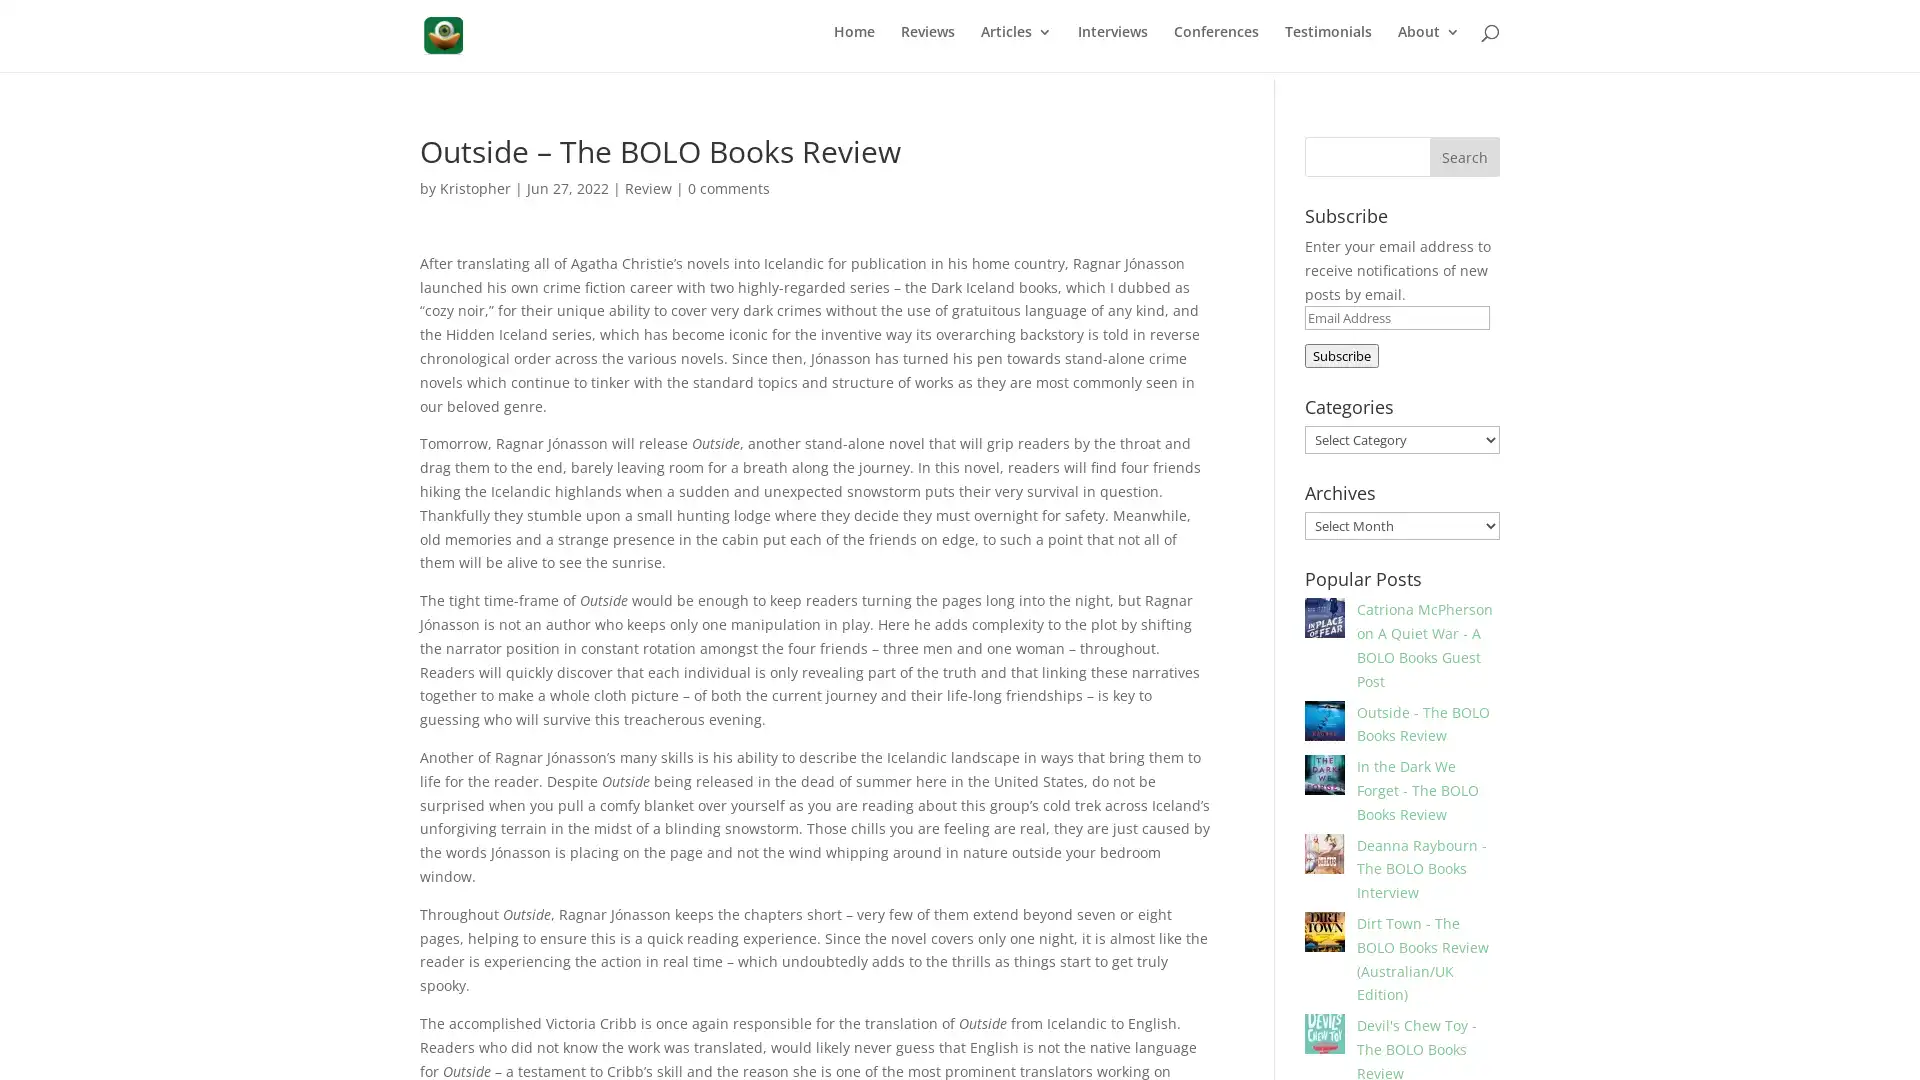  Describe the element at coordinates (1464, 150) in the screenshot. I see `Search` at that location.